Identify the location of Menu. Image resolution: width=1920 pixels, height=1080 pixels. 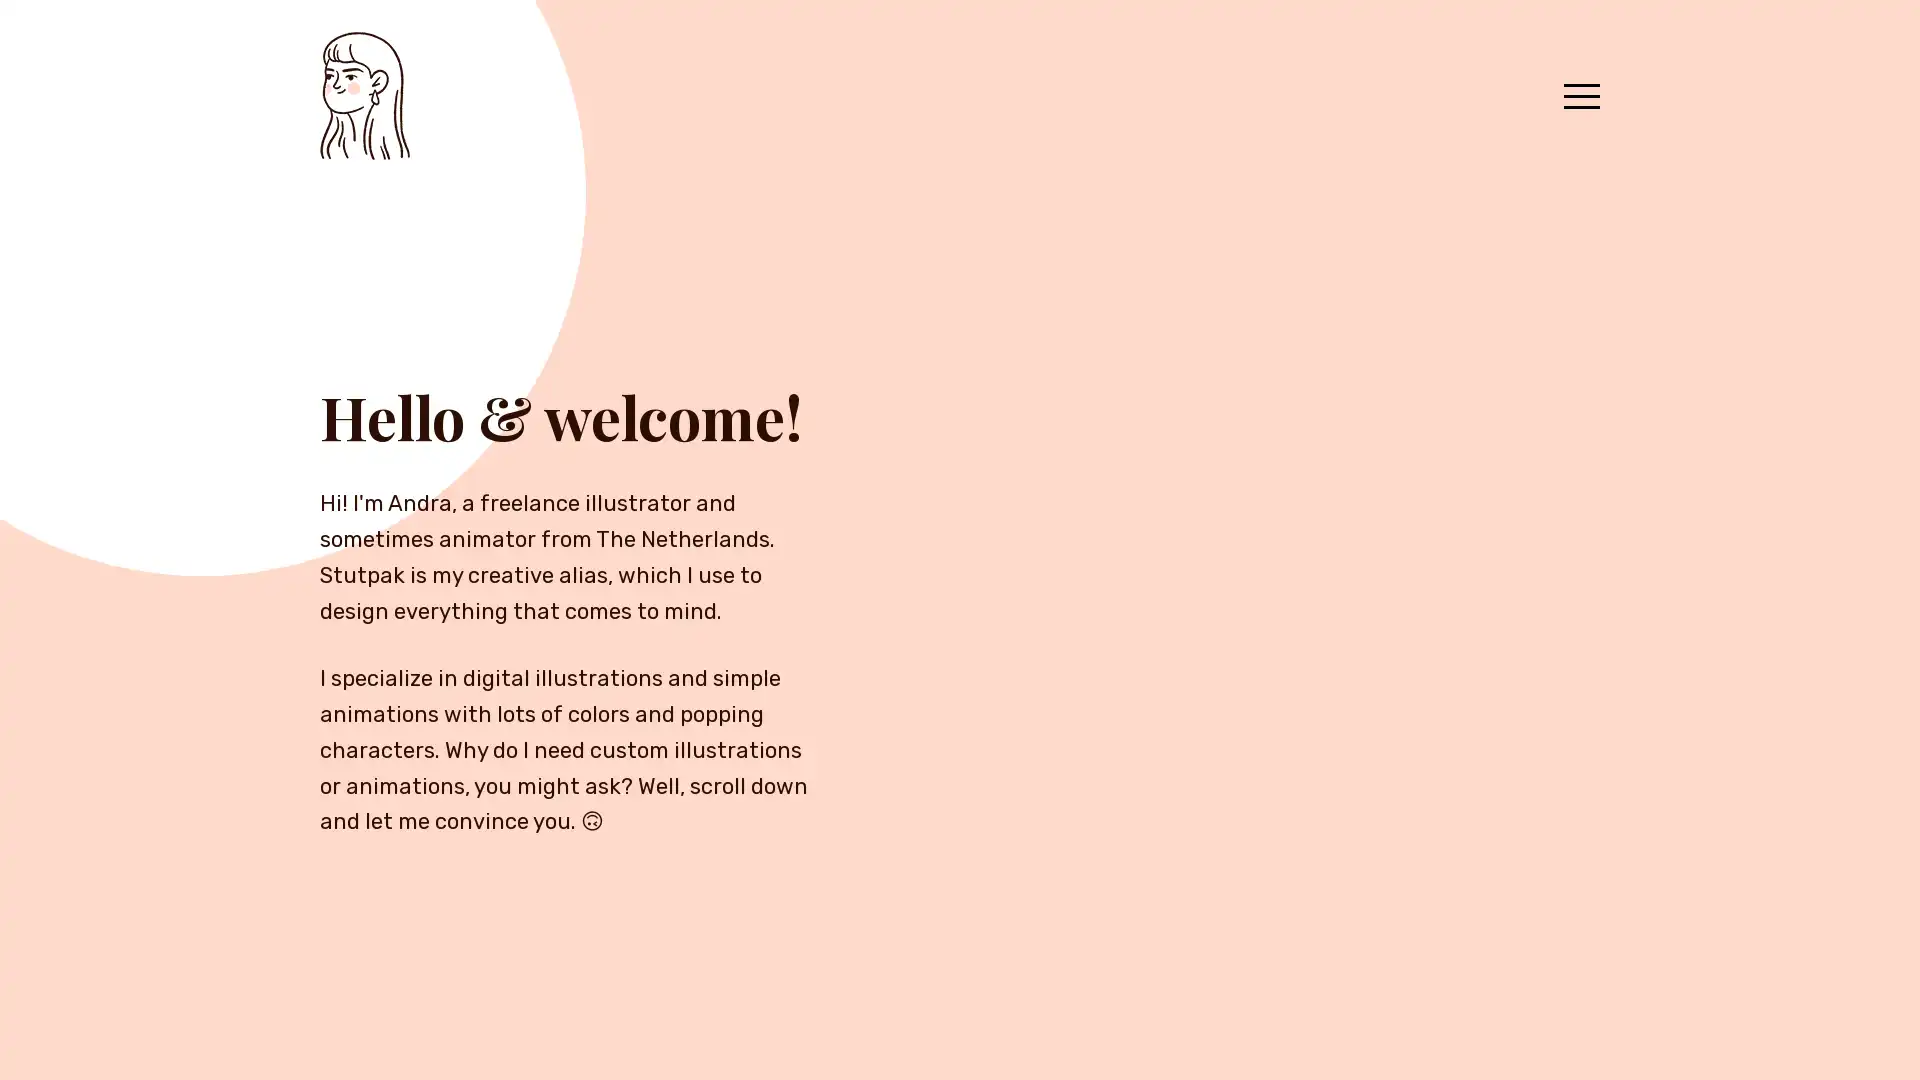
(1581, 96).